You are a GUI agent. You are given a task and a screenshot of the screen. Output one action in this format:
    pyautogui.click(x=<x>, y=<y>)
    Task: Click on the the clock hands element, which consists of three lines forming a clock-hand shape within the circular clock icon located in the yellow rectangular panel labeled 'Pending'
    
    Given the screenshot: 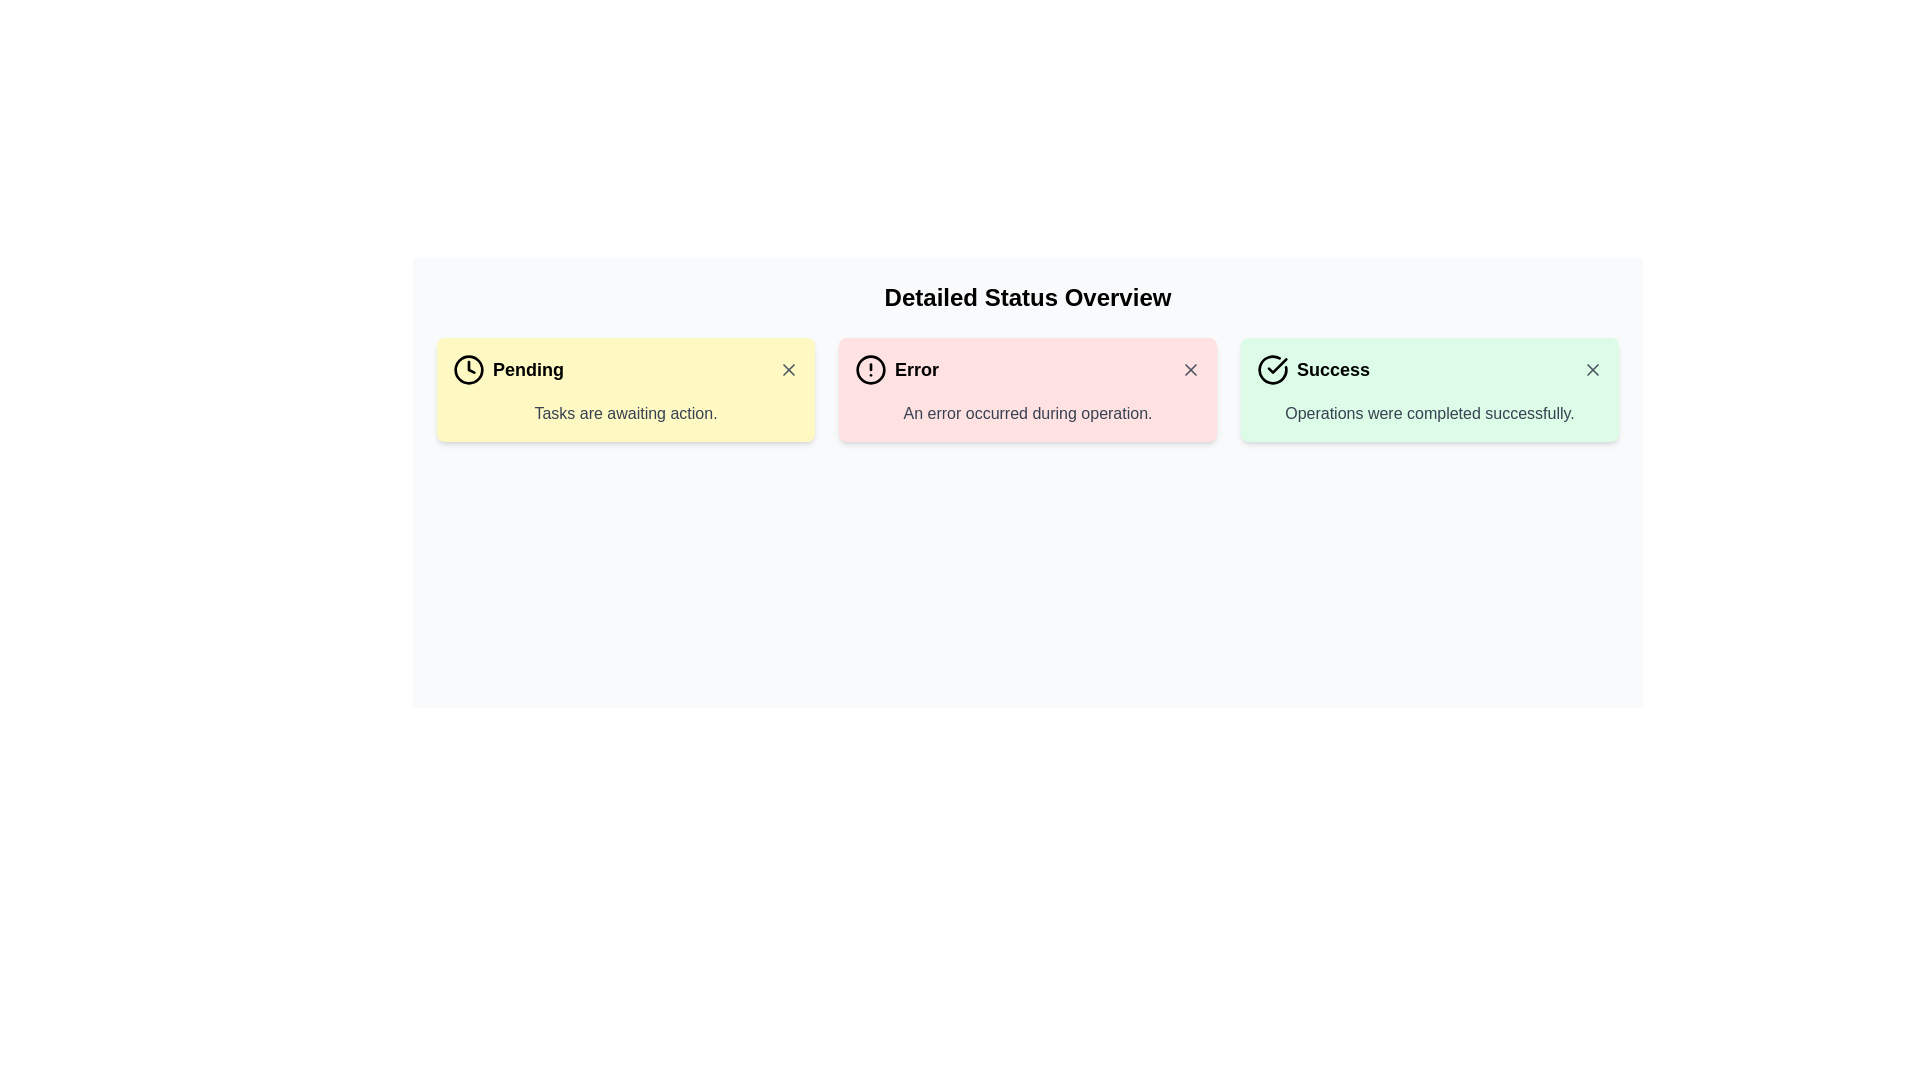 What is the action you would take?
    pyautogui.click(x=470, y=367)
    